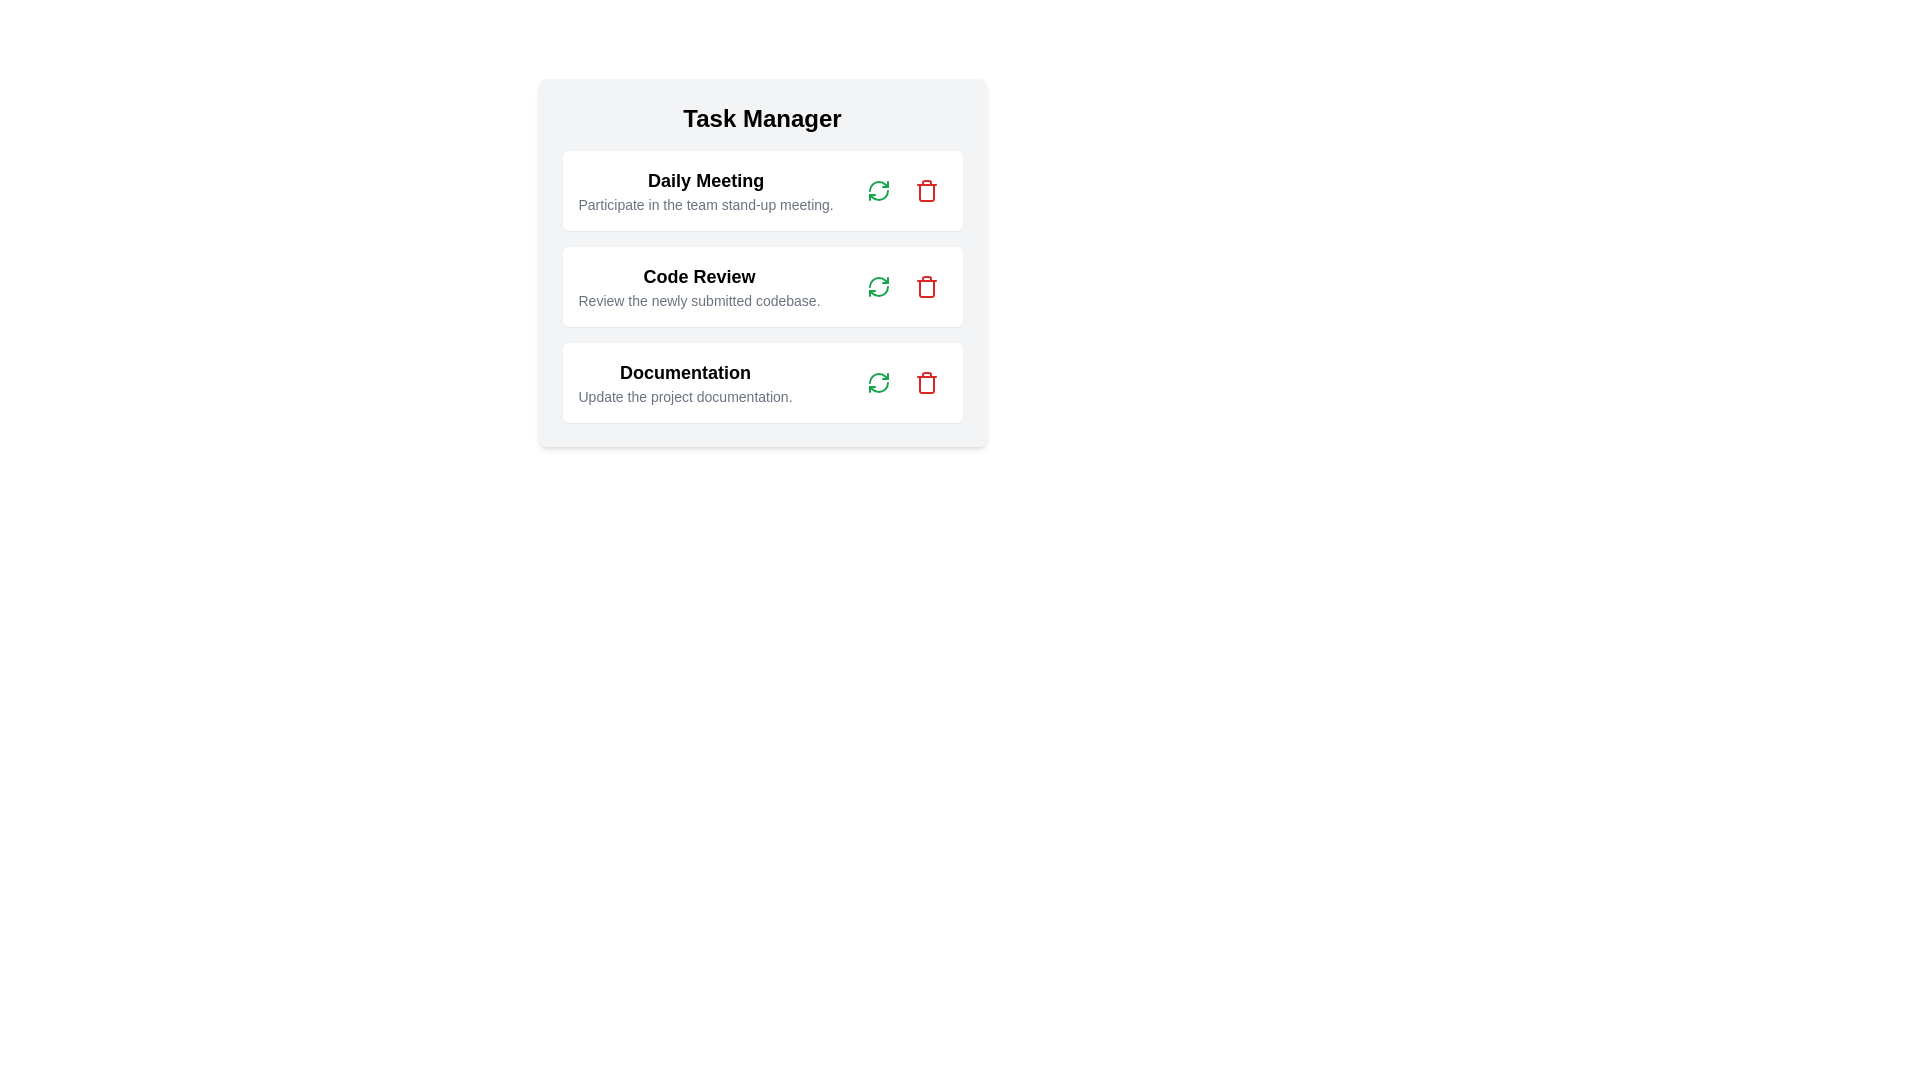 This screenshot has width=1920, height=1080. What do you see at coordinates (699, 277) in the screenshot?
I see `the text label that serves as the title of the task in the second task card under the 'Task Manager' section` at bounding box center [699, 277].